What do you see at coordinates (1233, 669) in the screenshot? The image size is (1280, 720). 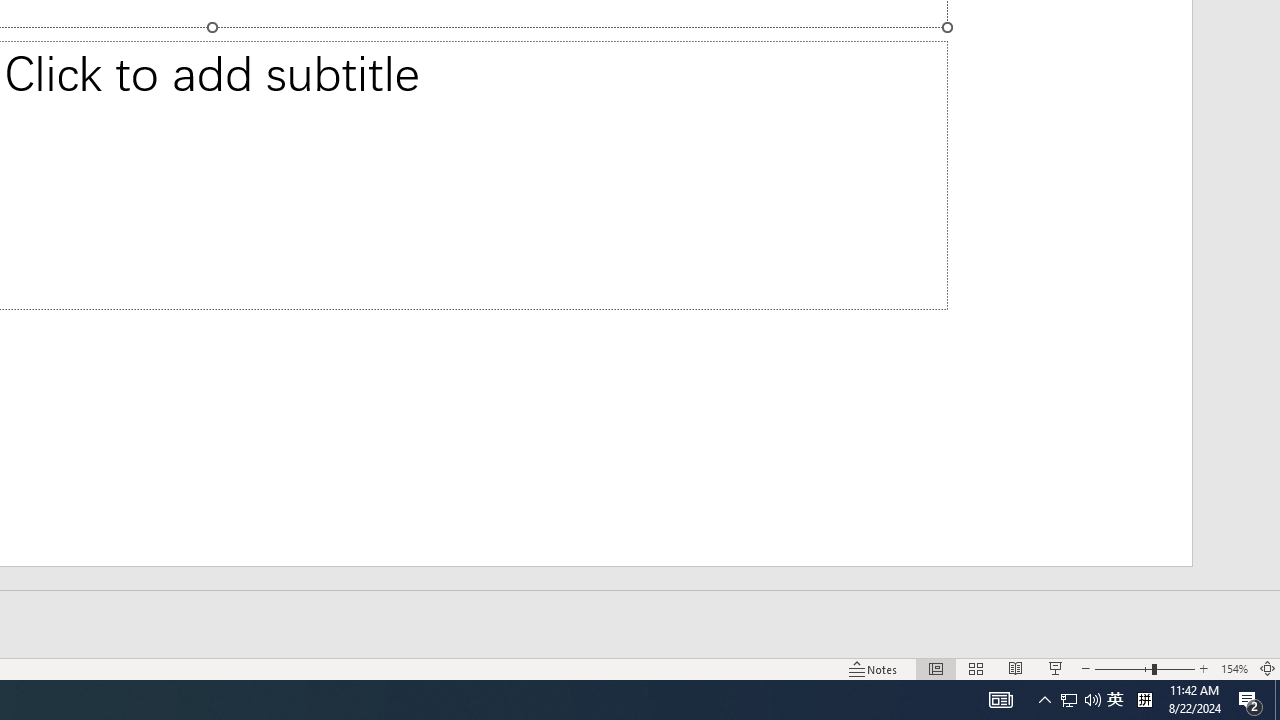 I see `'Zoom 154%'` at bounding box center [1233, 669].